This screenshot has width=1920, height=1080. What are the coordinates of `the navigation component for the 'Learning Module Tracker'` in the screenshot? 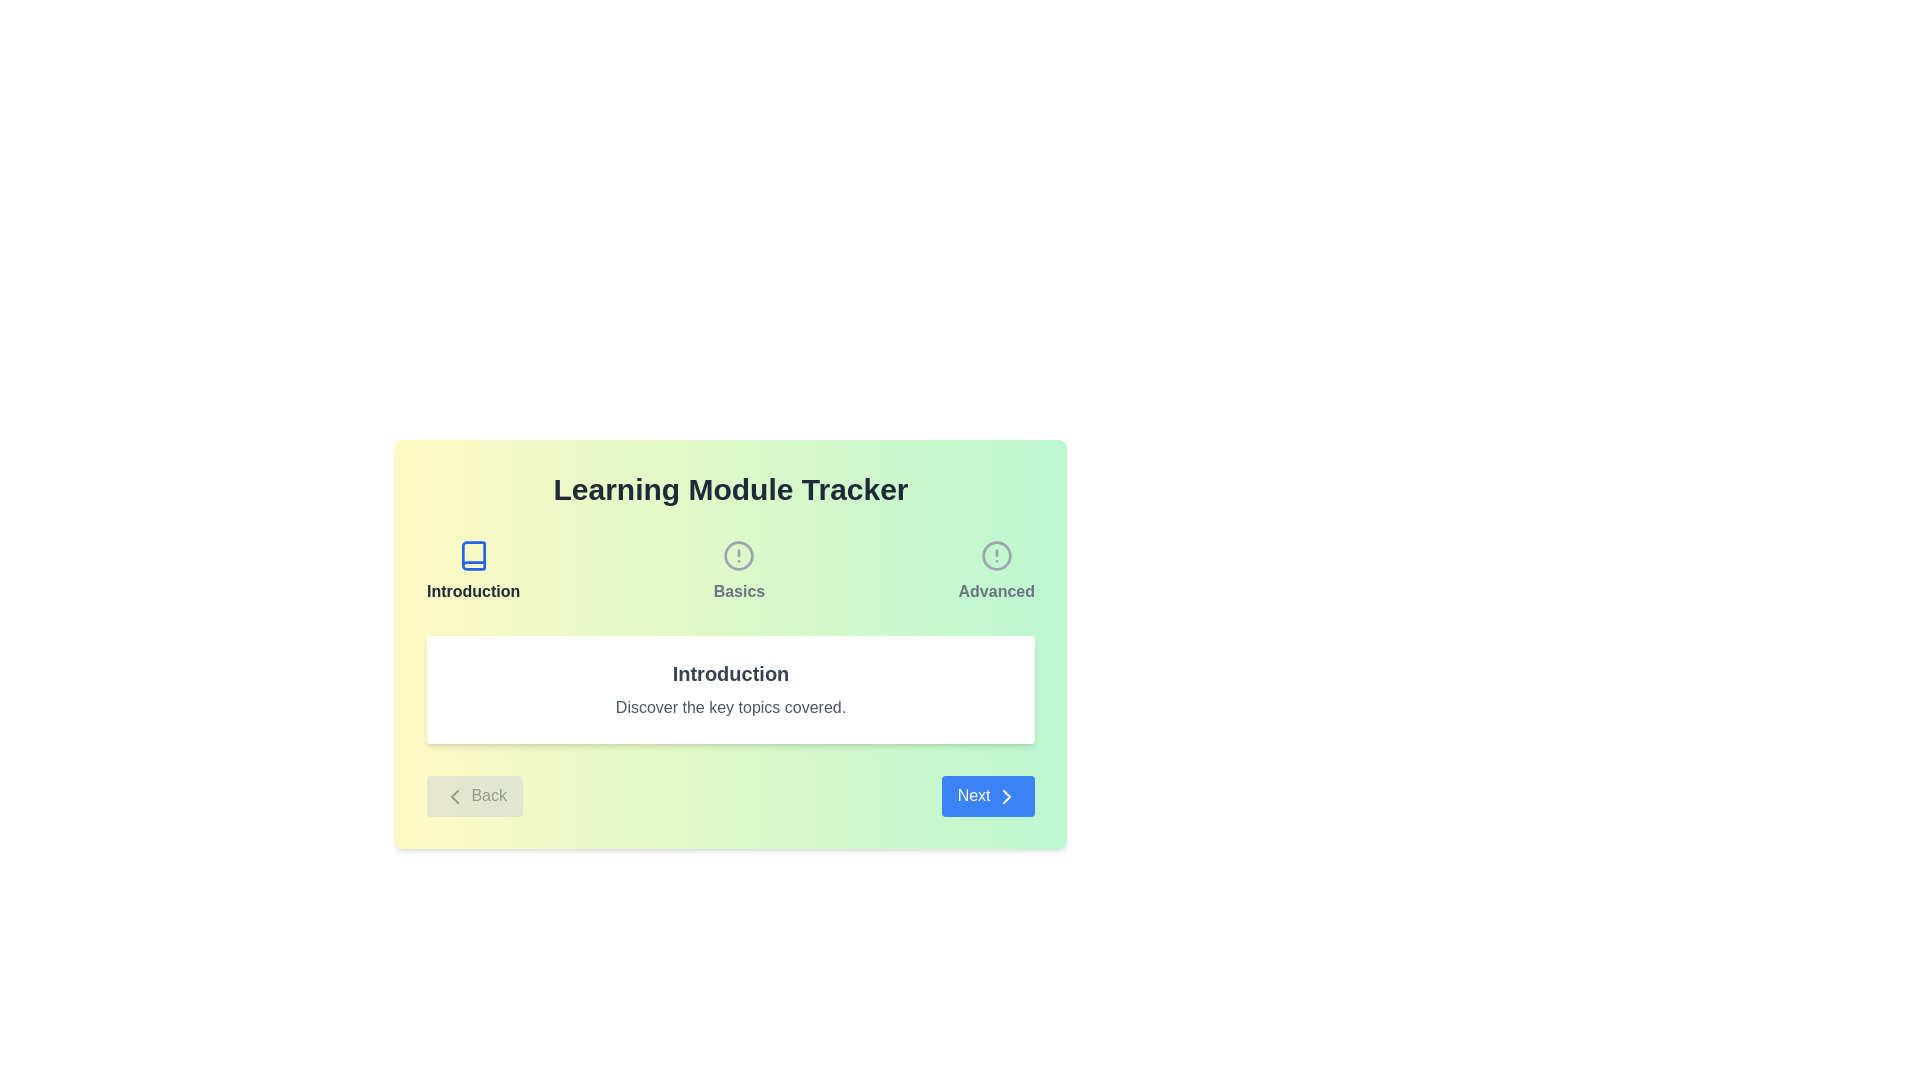 It's located at (729, 571).